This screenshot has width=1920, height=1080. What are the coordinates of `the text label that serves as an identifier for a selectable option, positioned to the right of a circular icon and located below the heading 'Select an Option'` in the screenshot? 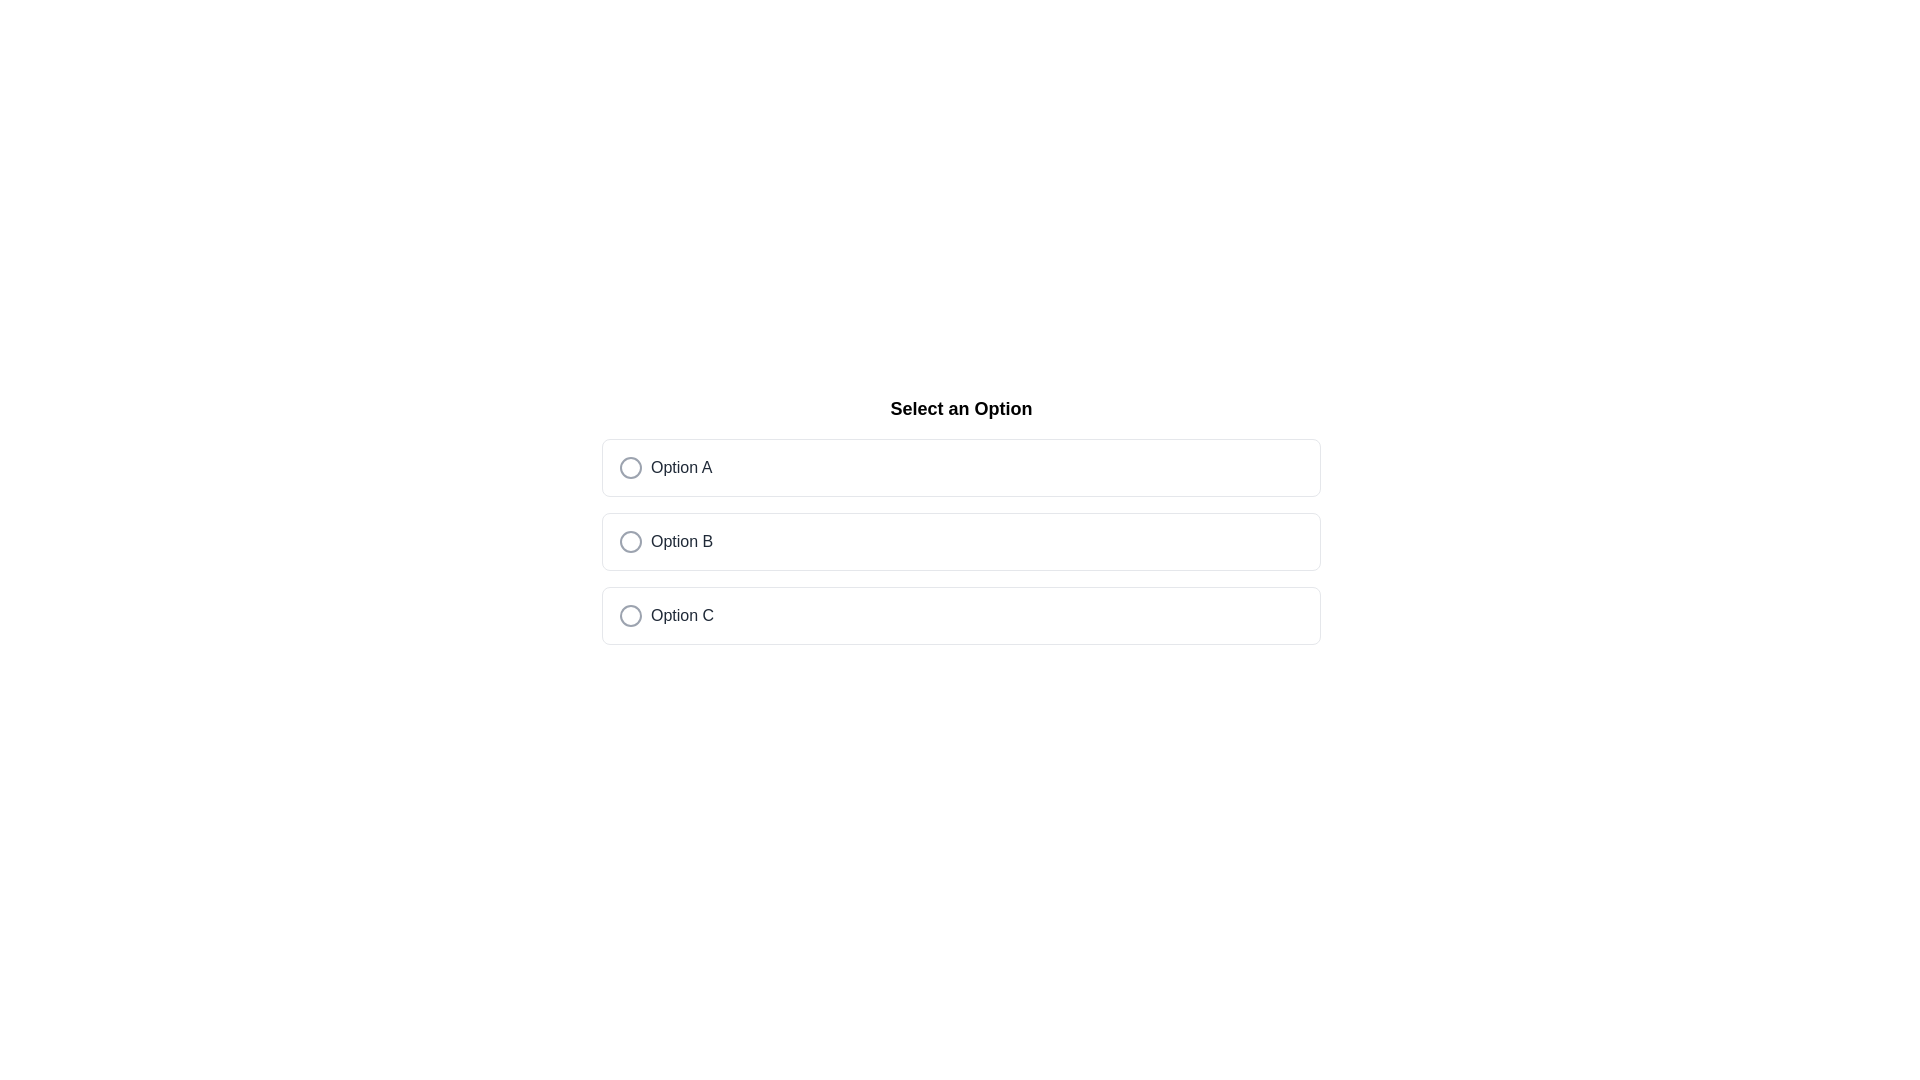 It's located at (682, 542).